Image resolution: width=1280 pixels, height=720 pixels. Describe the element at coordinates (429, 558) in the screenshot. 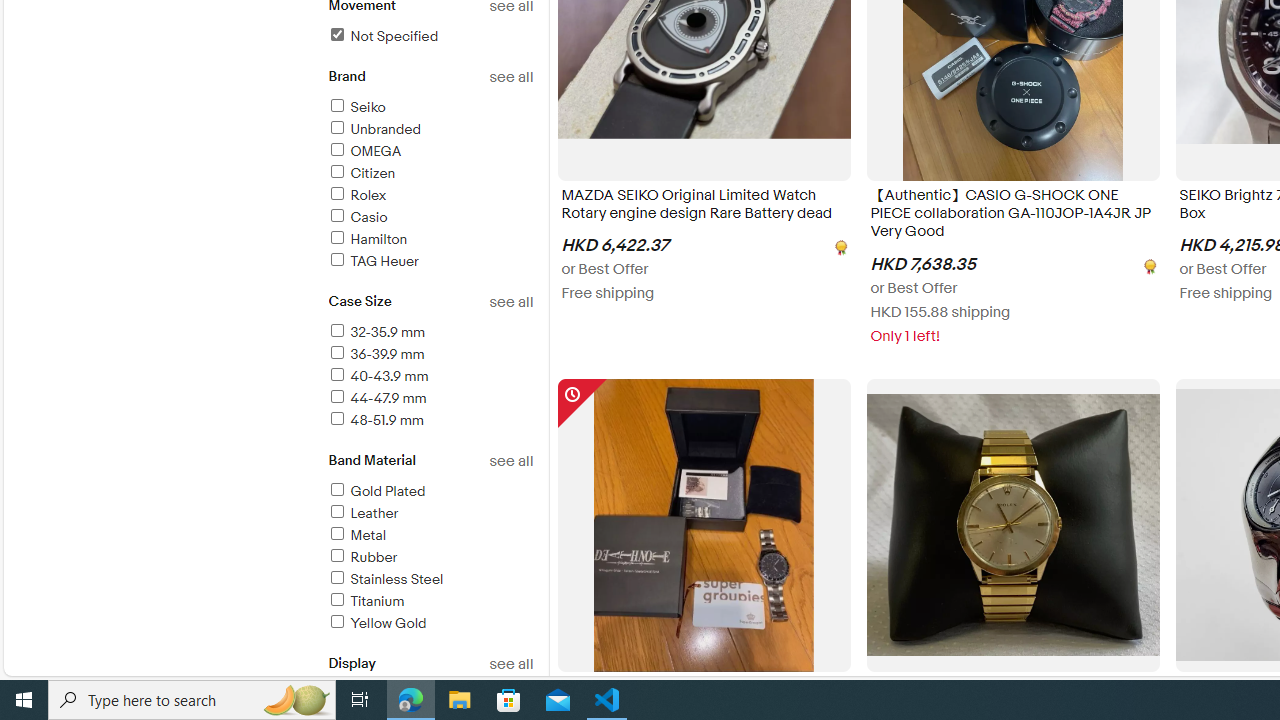

I see `'Rubber'` at that location.